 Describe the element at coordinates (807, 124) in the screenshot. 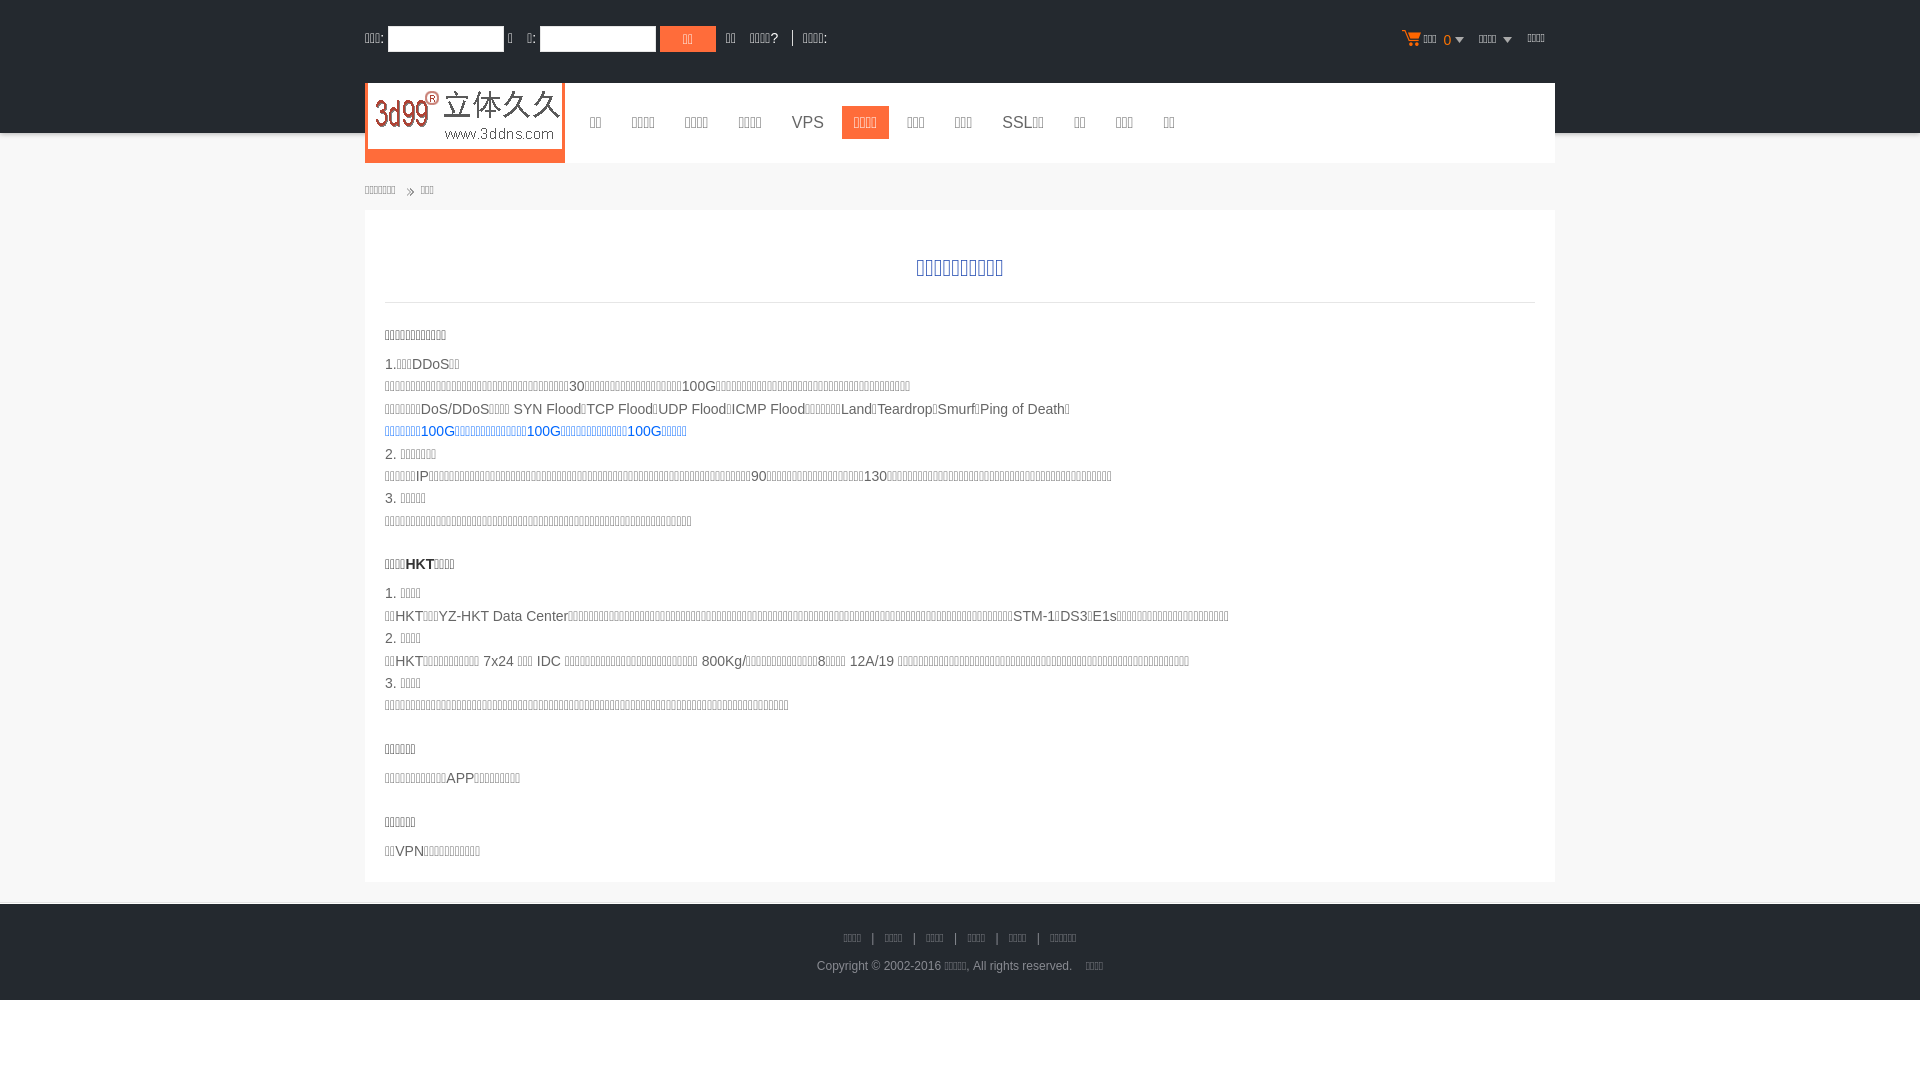

I see `'VPS'` at that location.